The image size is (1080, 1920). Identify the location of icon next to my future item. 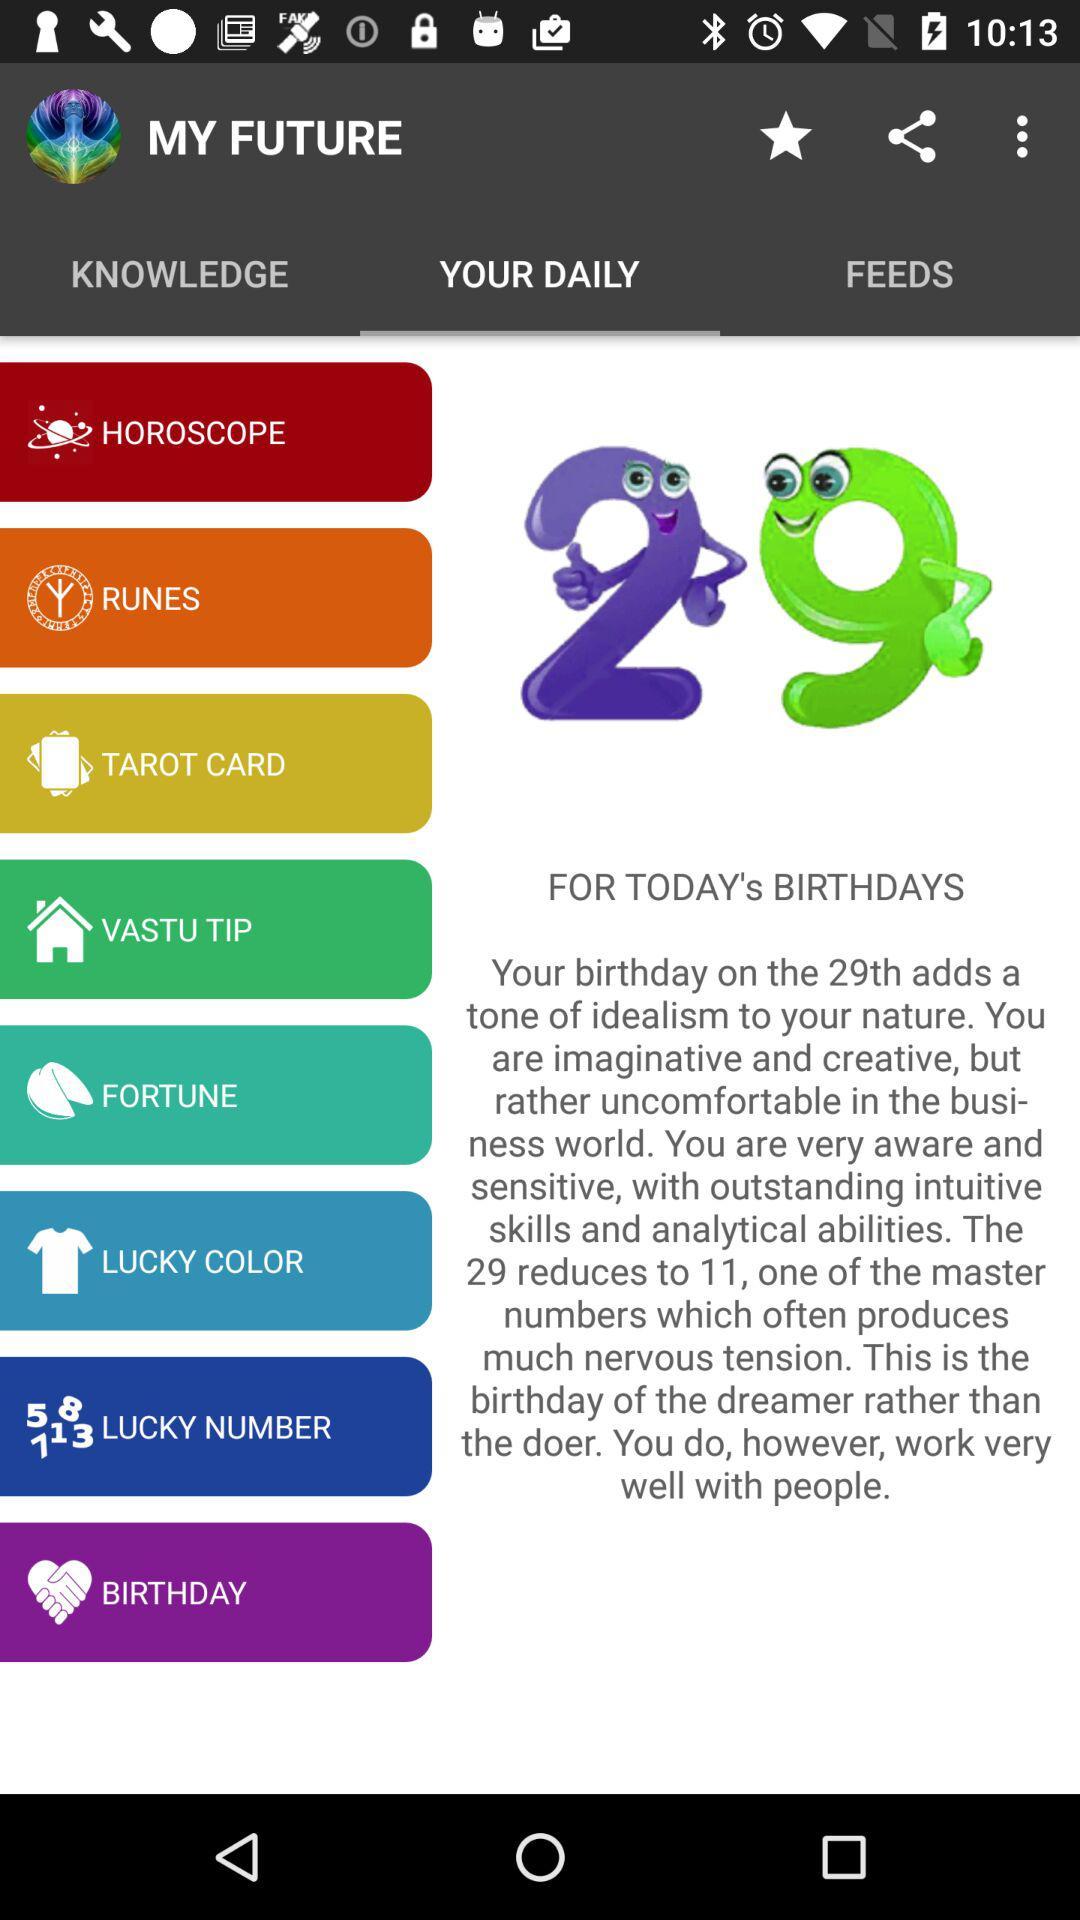
(785, 135).